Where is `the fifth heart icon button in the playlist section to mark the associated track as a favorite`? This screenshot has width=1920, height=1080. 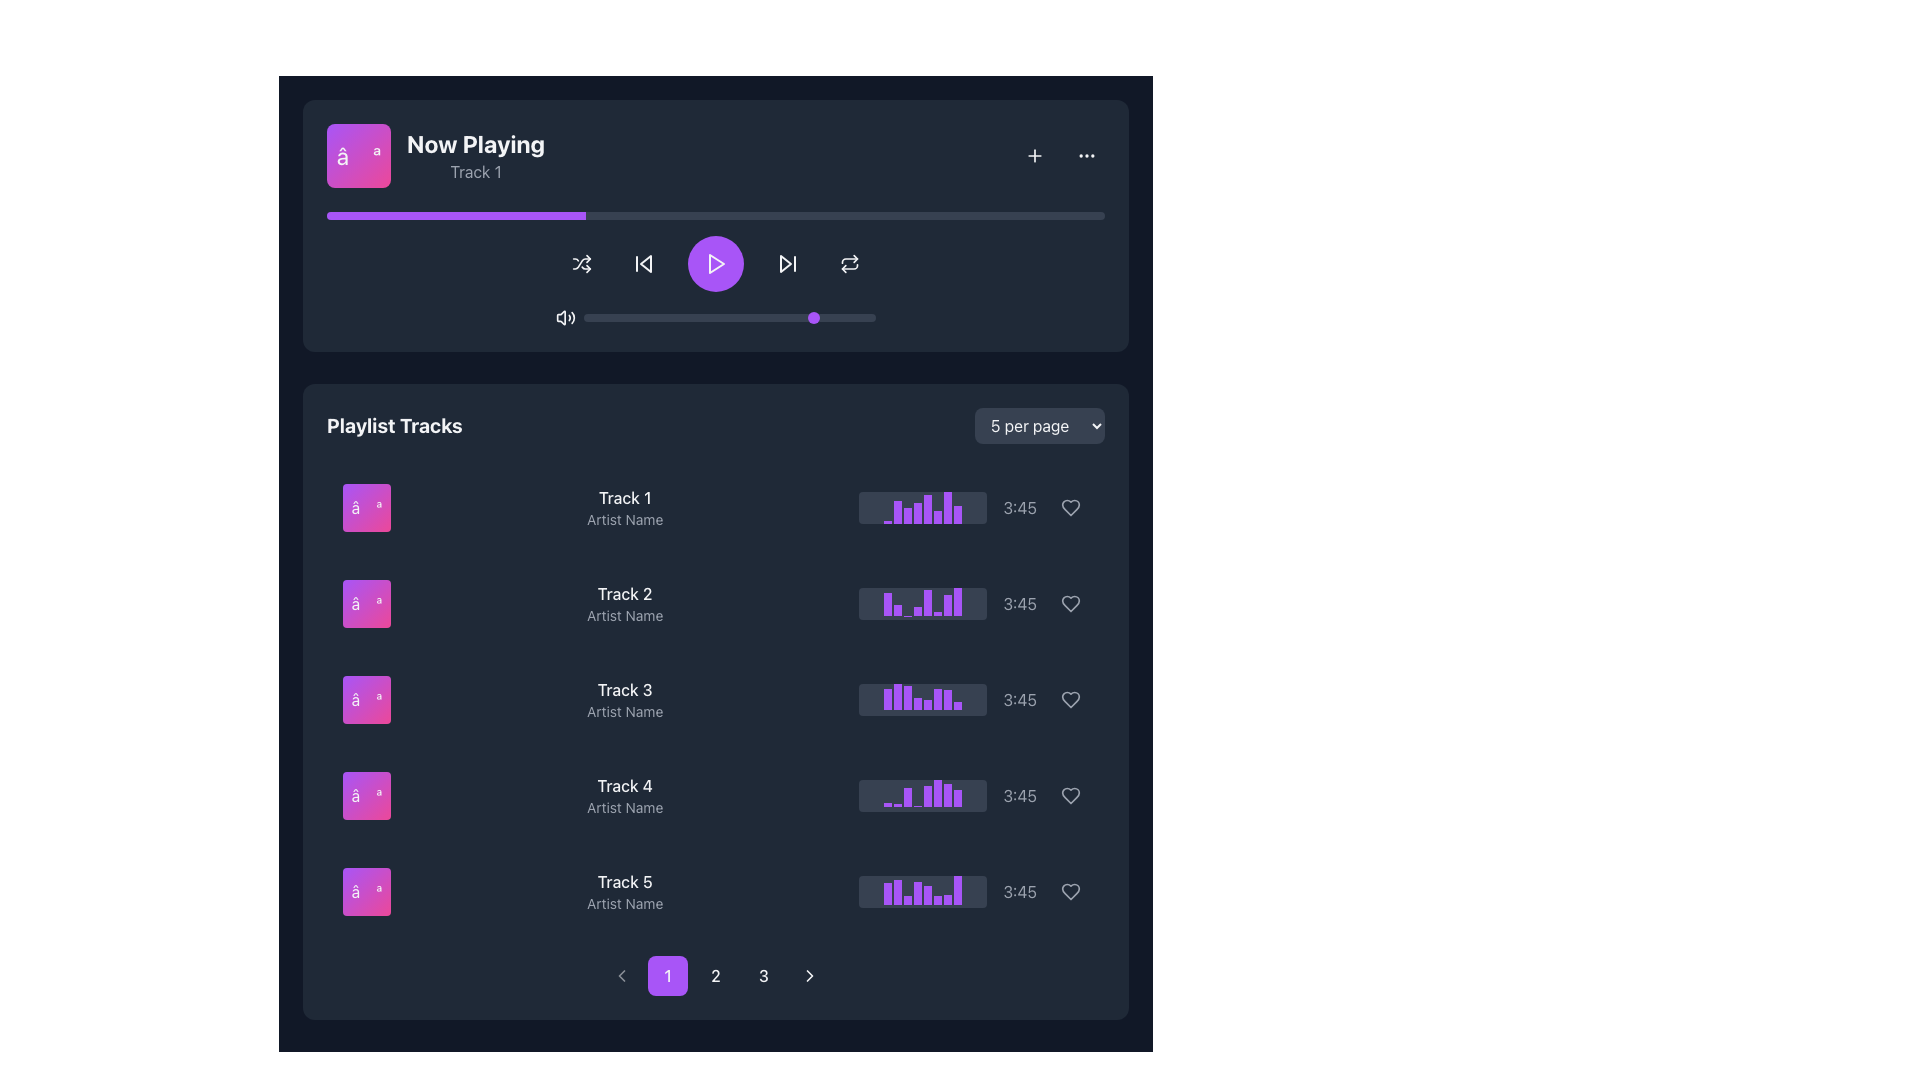
the fifth heart icon button in the playlist section to mark the associated track as a favorite is located at coordinates (1069, 698).